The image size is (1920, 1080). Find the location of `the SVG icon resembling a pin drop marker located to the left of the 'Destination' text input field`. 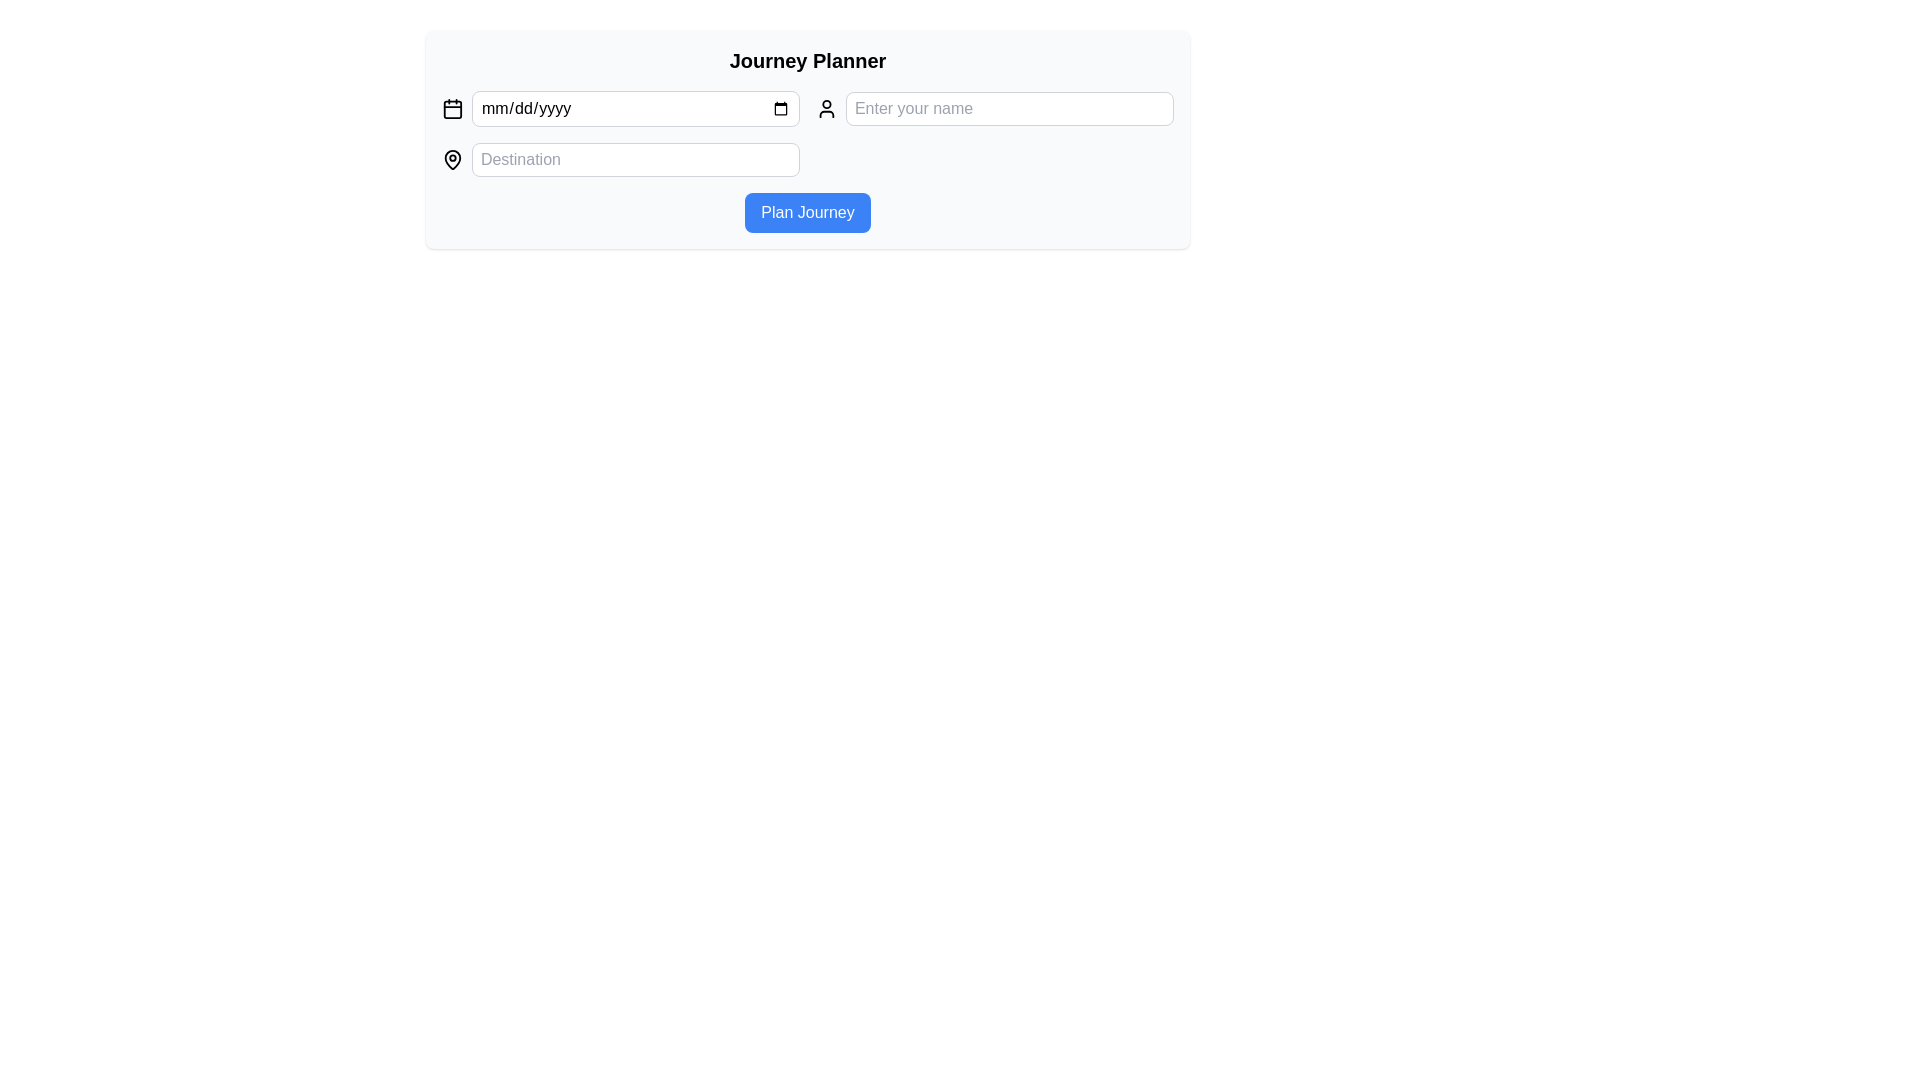

the SVG icon resembling a pin drop marker located to the left of the 'Destination' text input field is located at coordinates (451, 158).